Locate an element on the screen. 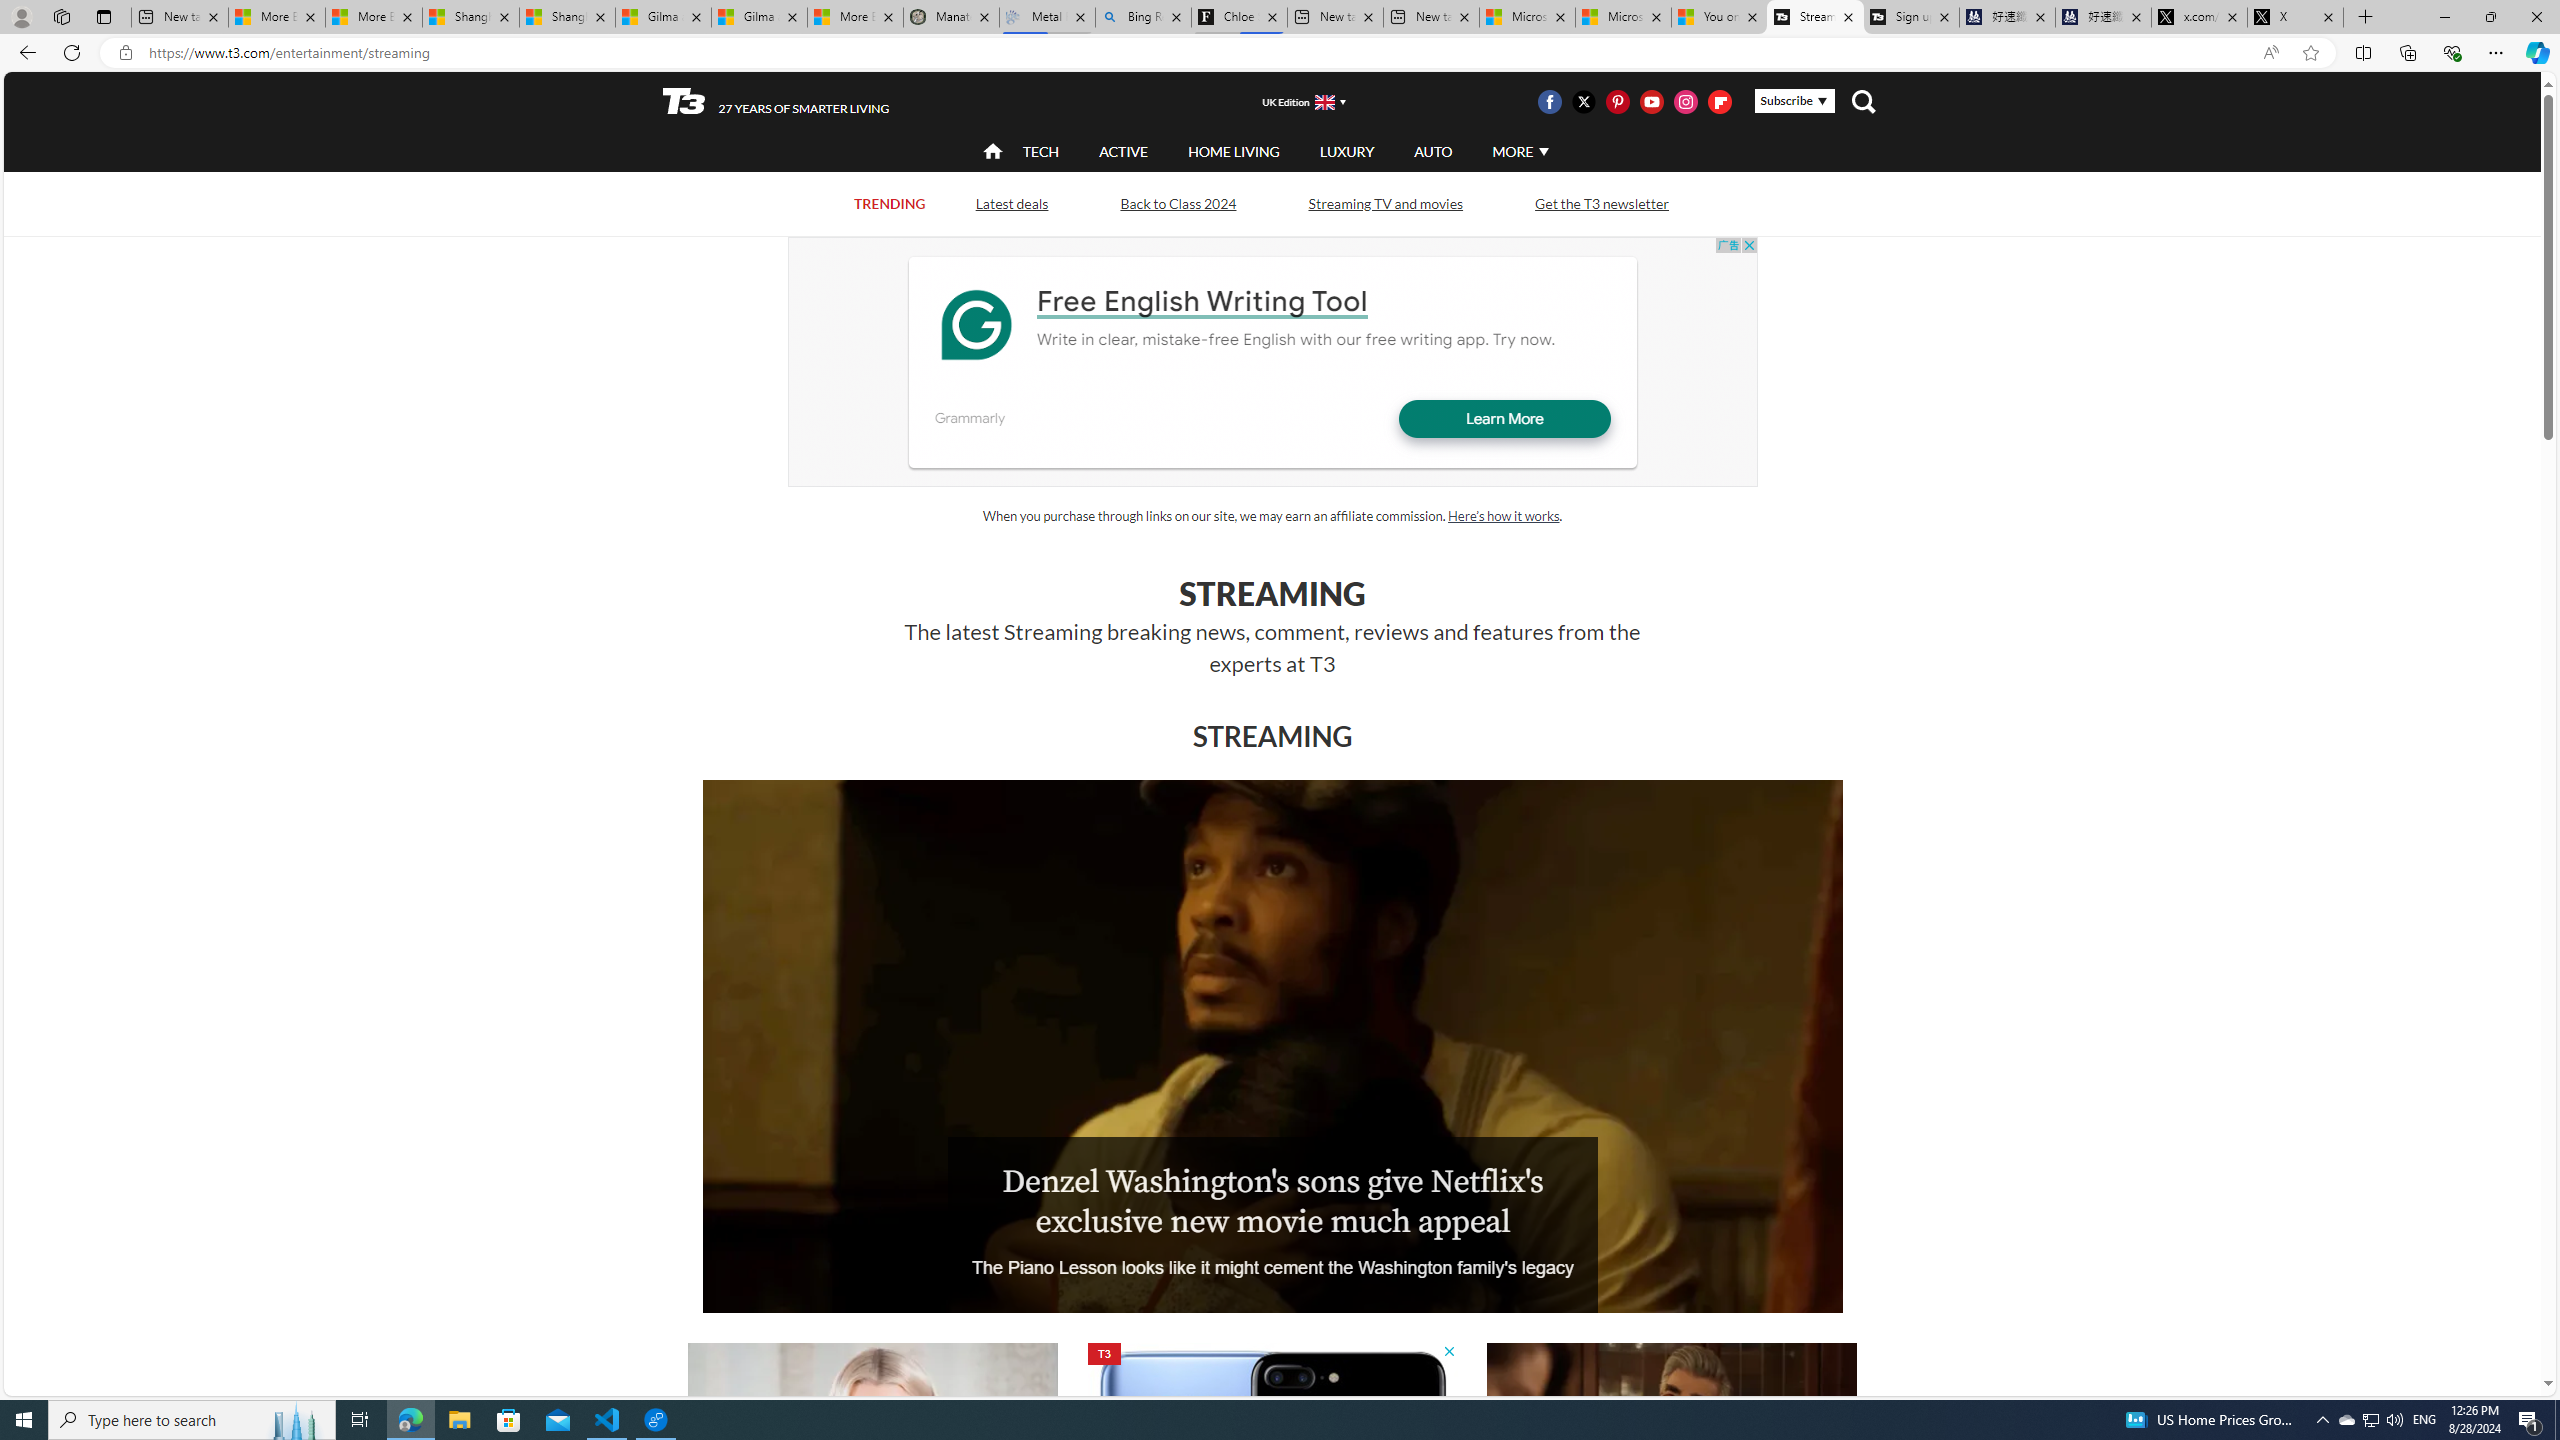 The width and height of the screenshot is (2560, 1440). 'Gilma and Hector both pose tropical trouble for Hawaii' is located at coordinates (759, 16).